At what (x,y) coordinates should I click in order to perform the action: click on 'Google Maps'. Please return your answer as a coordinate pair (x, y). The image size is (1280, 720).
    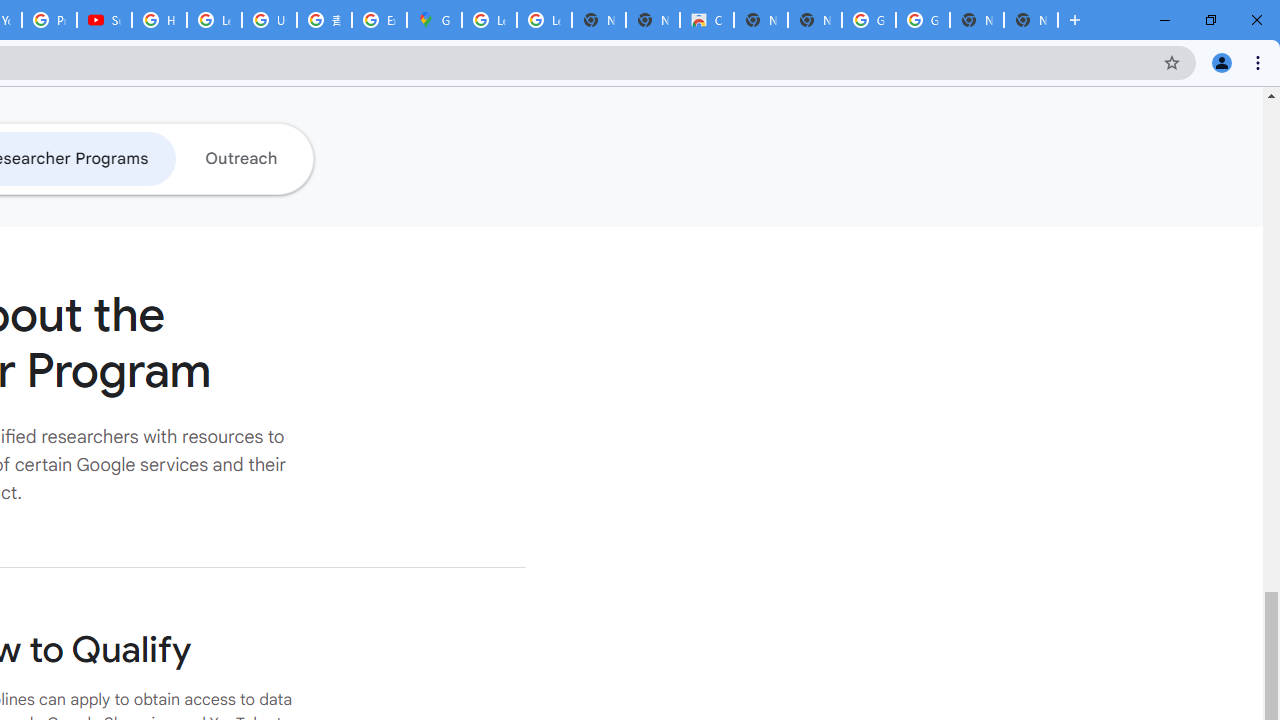
    Looking at the image, I should click on (433, 20).